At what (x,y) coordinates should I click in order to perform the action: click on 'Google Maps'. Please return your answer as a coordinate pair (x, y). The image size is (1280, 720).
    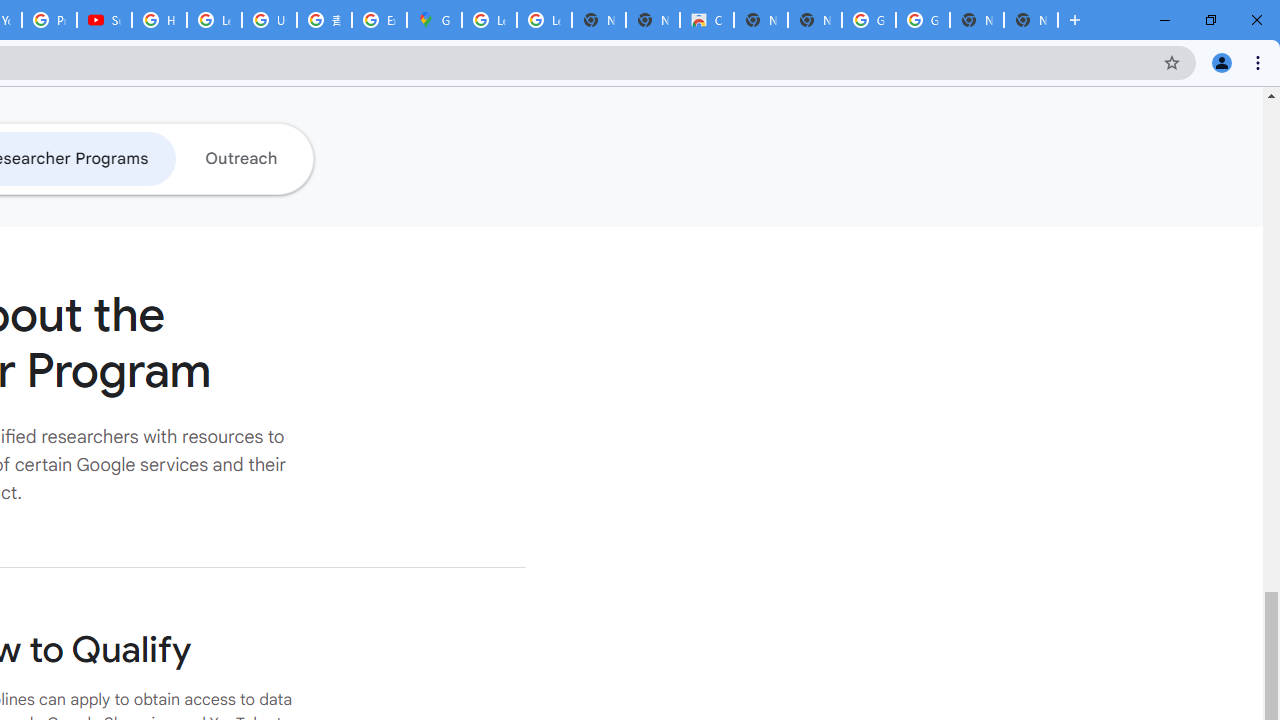
    Looking at the image, I should click on (433, 20).